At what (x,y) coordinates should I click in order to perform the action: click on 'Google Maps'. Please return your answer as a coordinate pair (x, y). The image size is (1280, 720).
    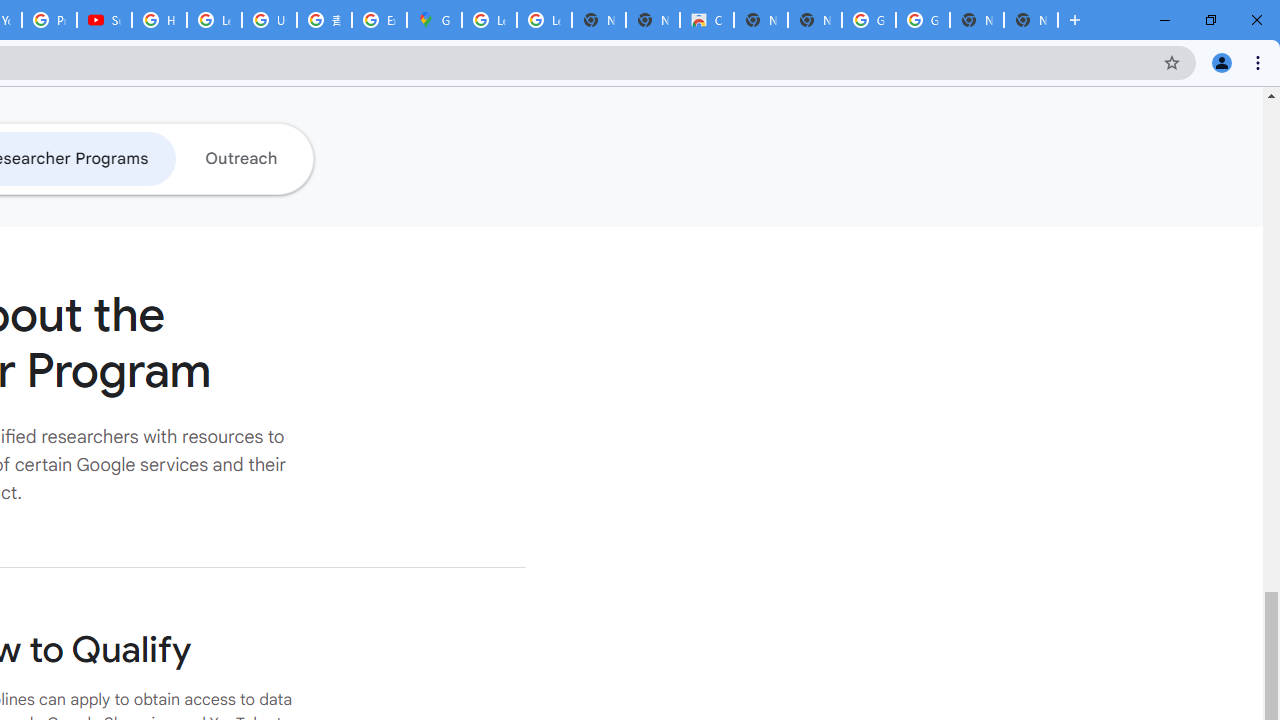
    Looking at the image, I should click on (433, 20).